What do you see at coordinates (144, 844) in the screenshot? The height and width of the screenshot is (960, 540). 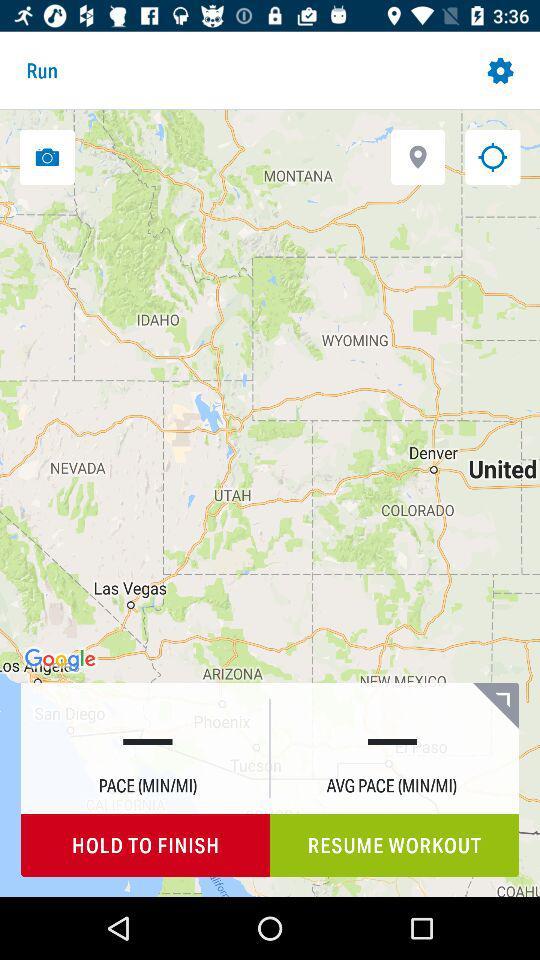 I see `item to the left of the resume workout icon` at bounding box center [144, 844].